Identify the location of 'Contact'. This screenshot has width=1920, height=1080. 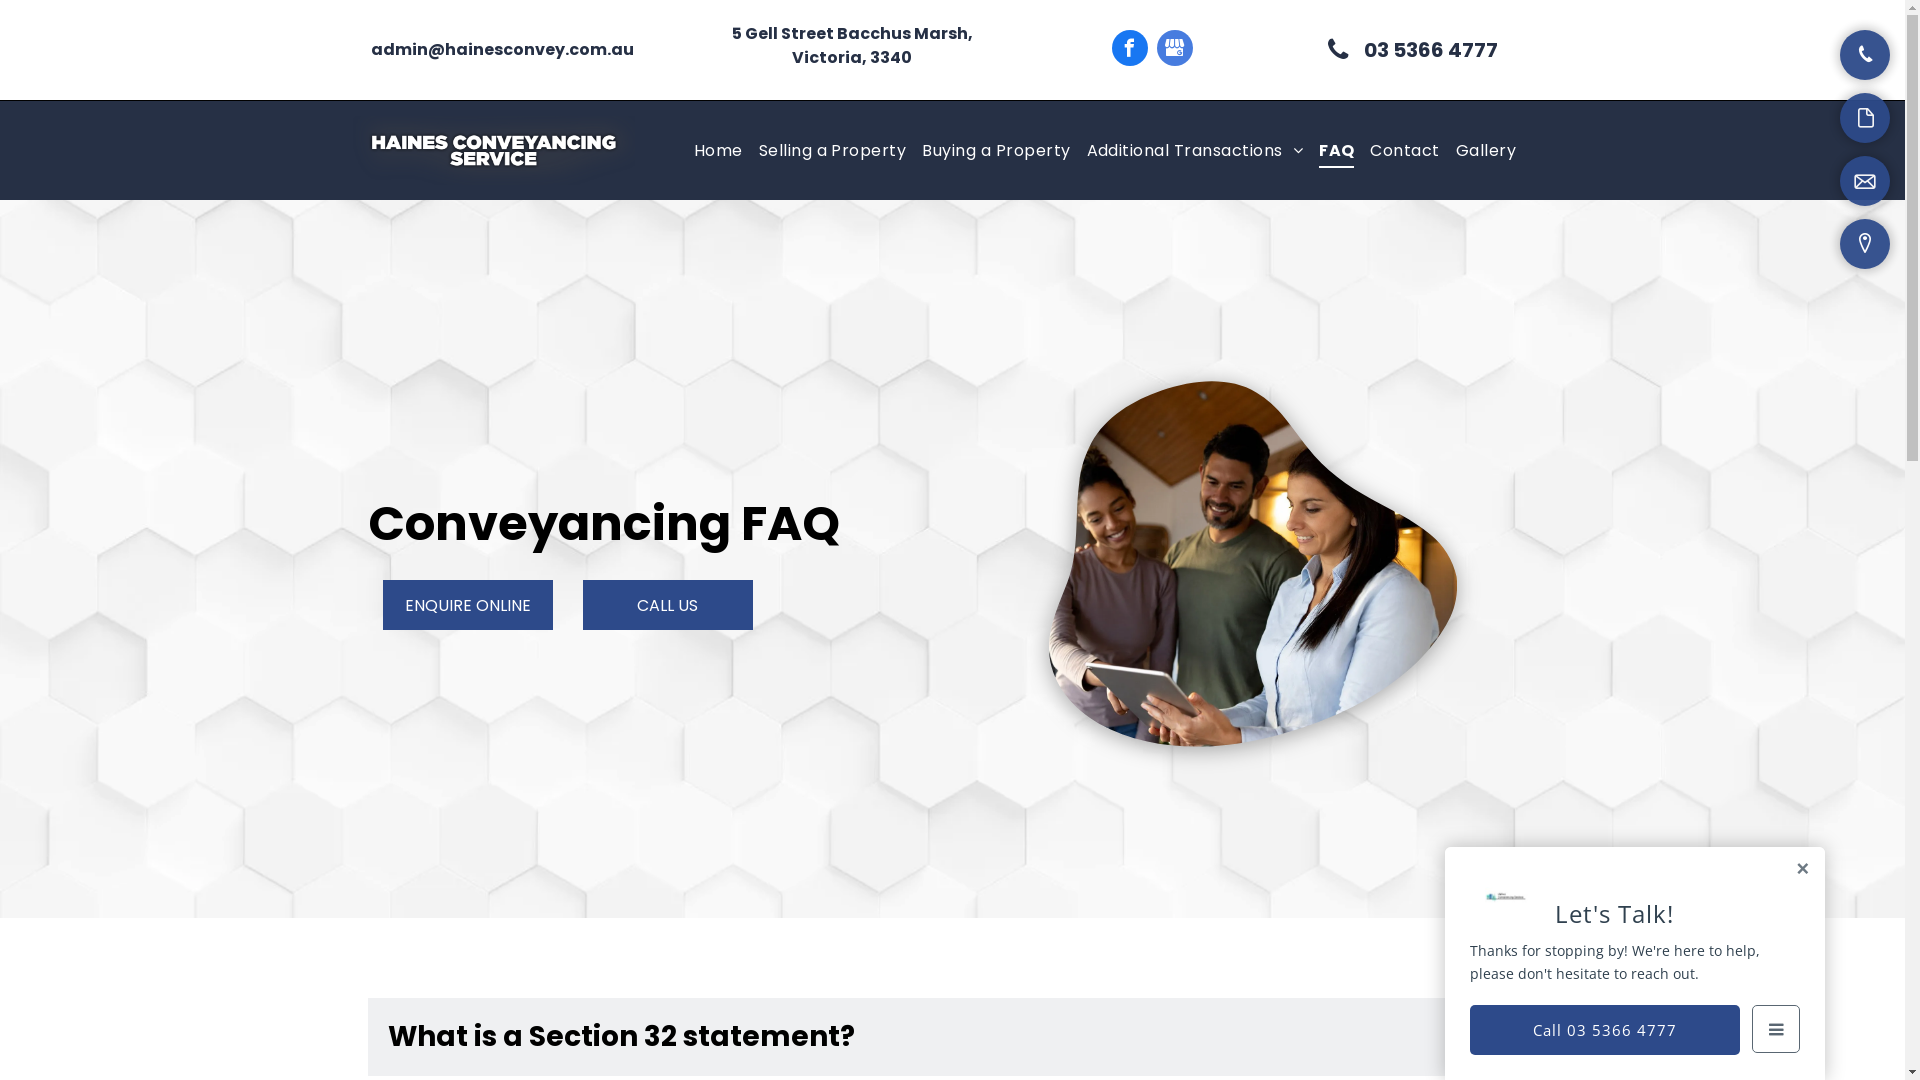
(1403, 149).